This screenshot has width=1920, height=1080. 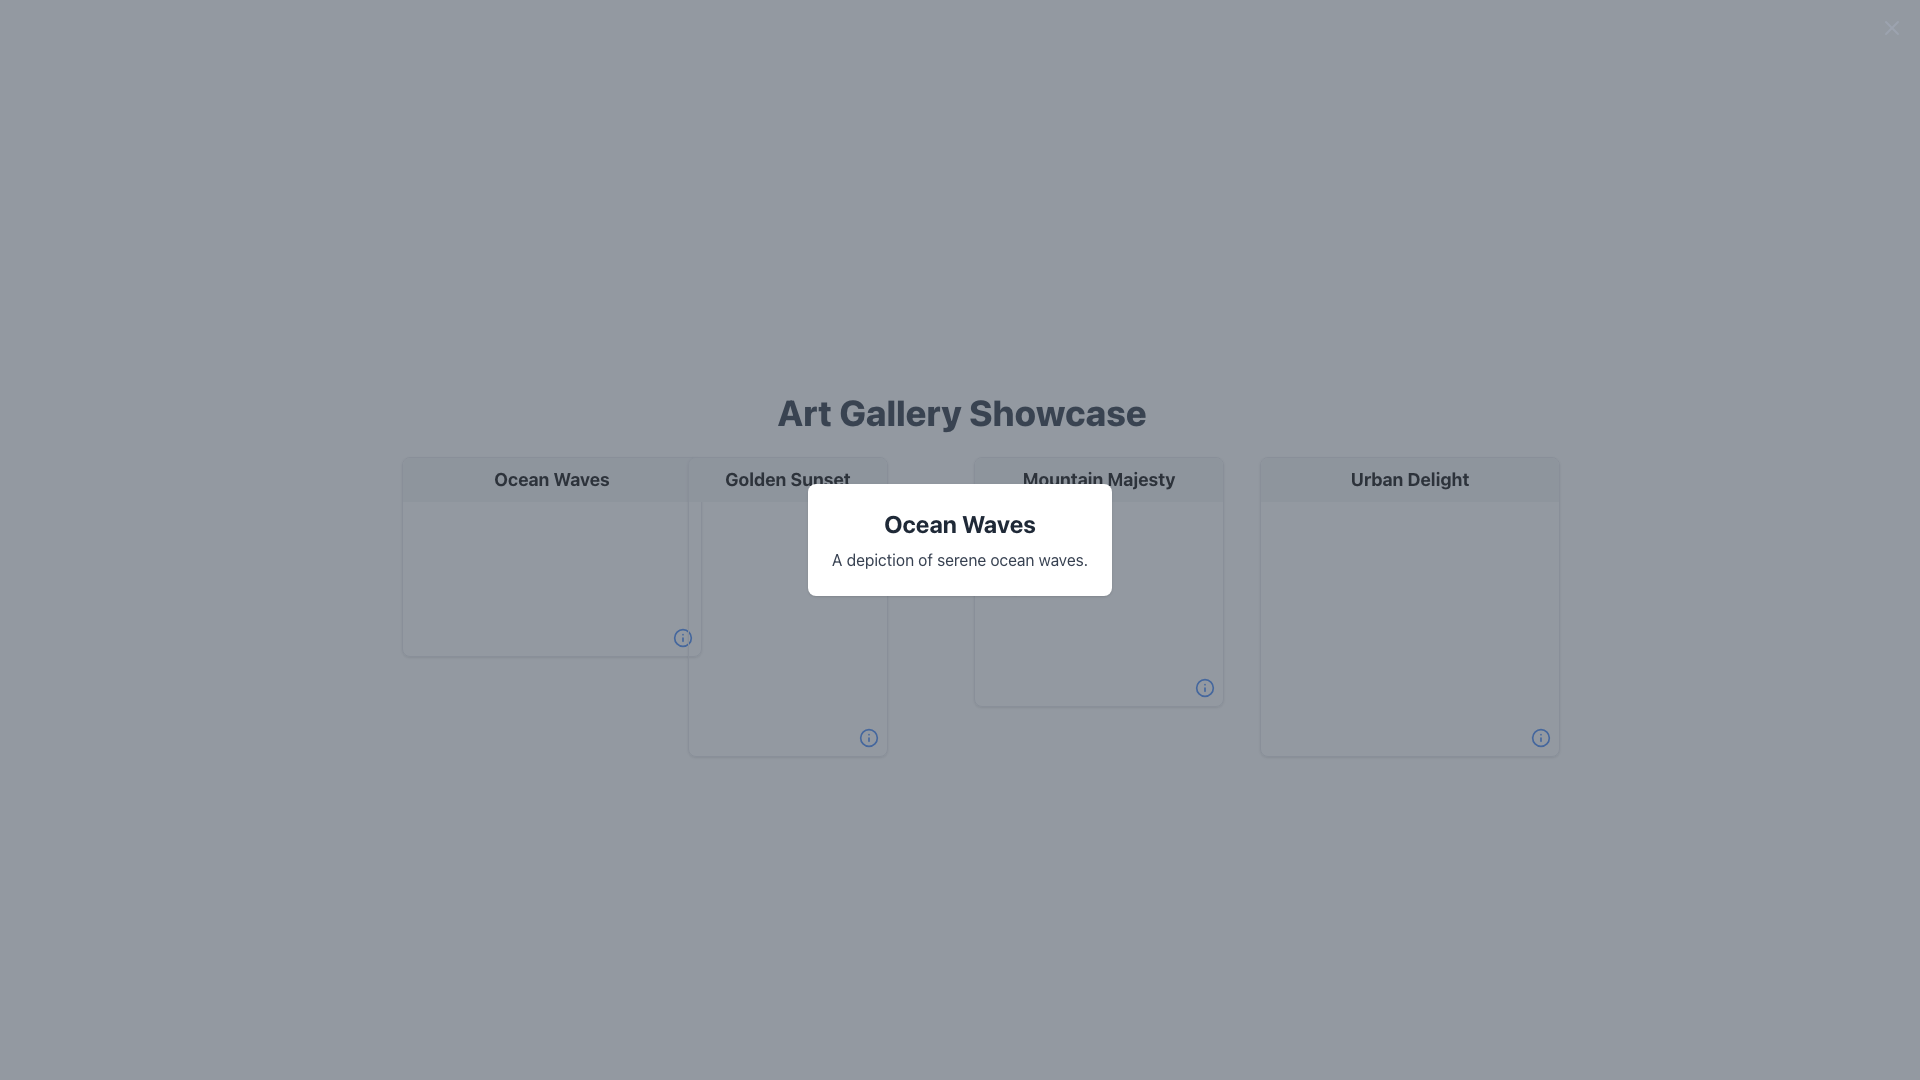 What do you see at coordinates (1539, 737) in the screenshot?
I see `the circular Icon Component that is part of an information icon located in the bottom-right corner of the 'Urban Delight' section` at bounding box center [1539, 737].